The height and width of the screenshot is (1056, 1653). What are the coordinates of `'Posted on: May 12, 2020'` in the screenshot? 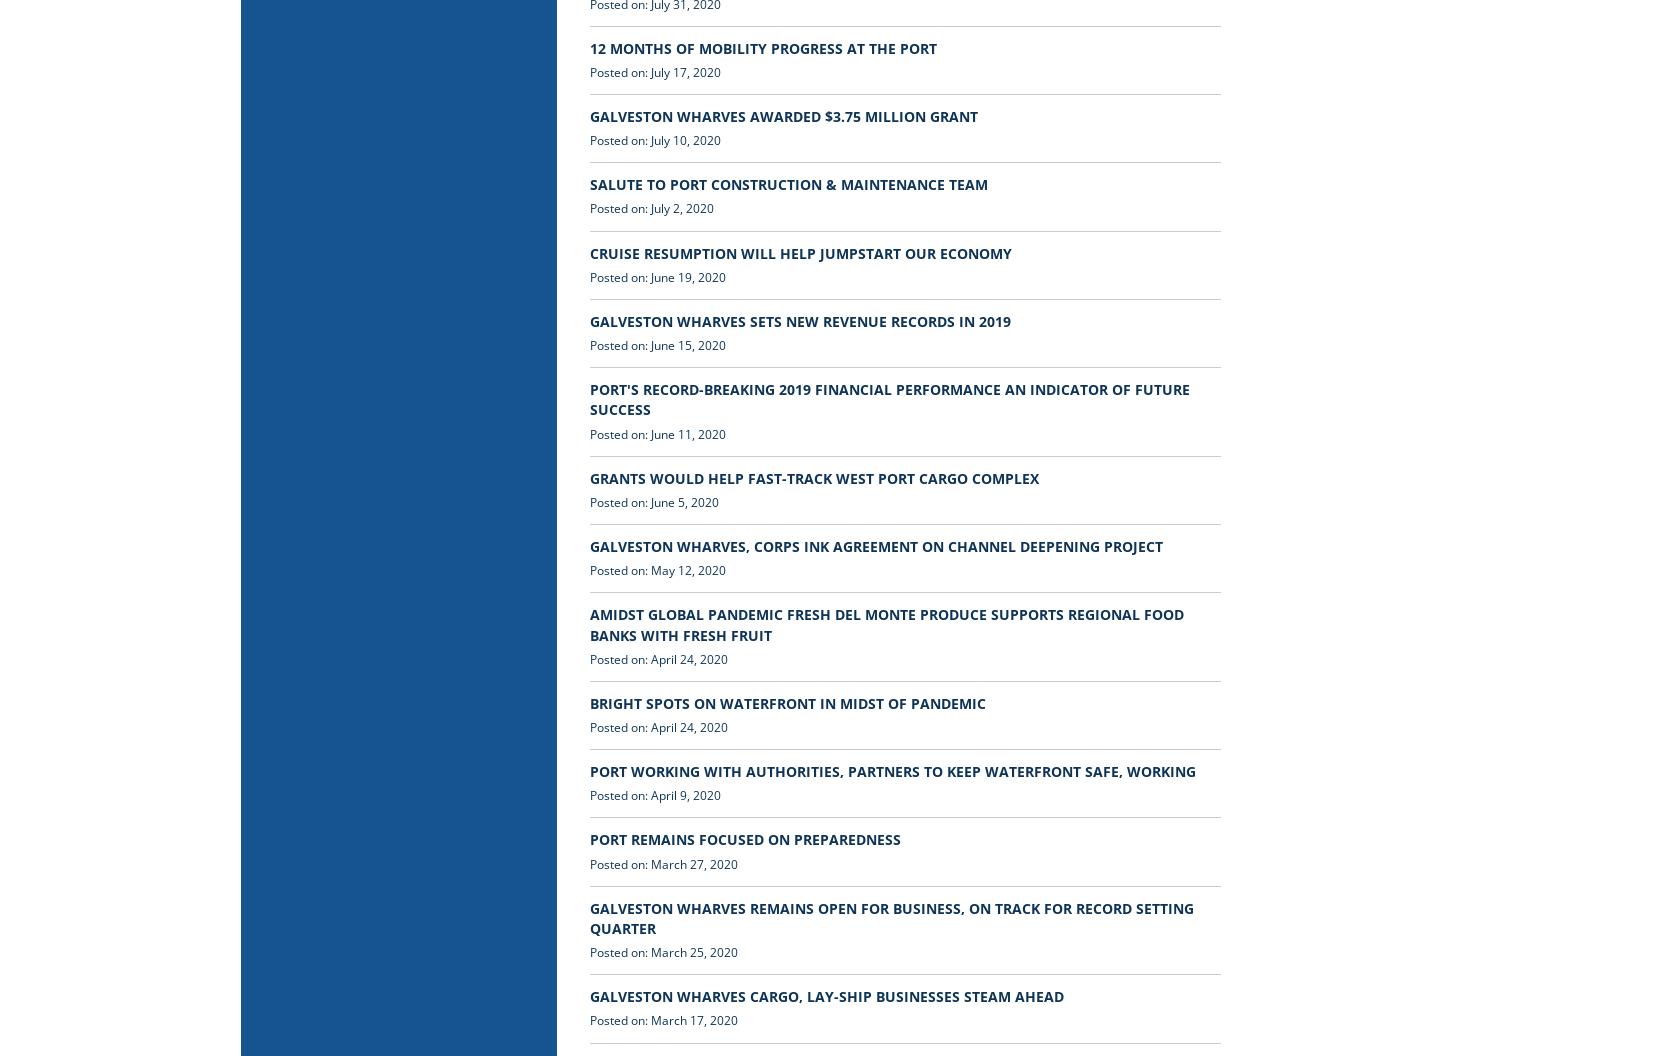 It's located at (657, 570).